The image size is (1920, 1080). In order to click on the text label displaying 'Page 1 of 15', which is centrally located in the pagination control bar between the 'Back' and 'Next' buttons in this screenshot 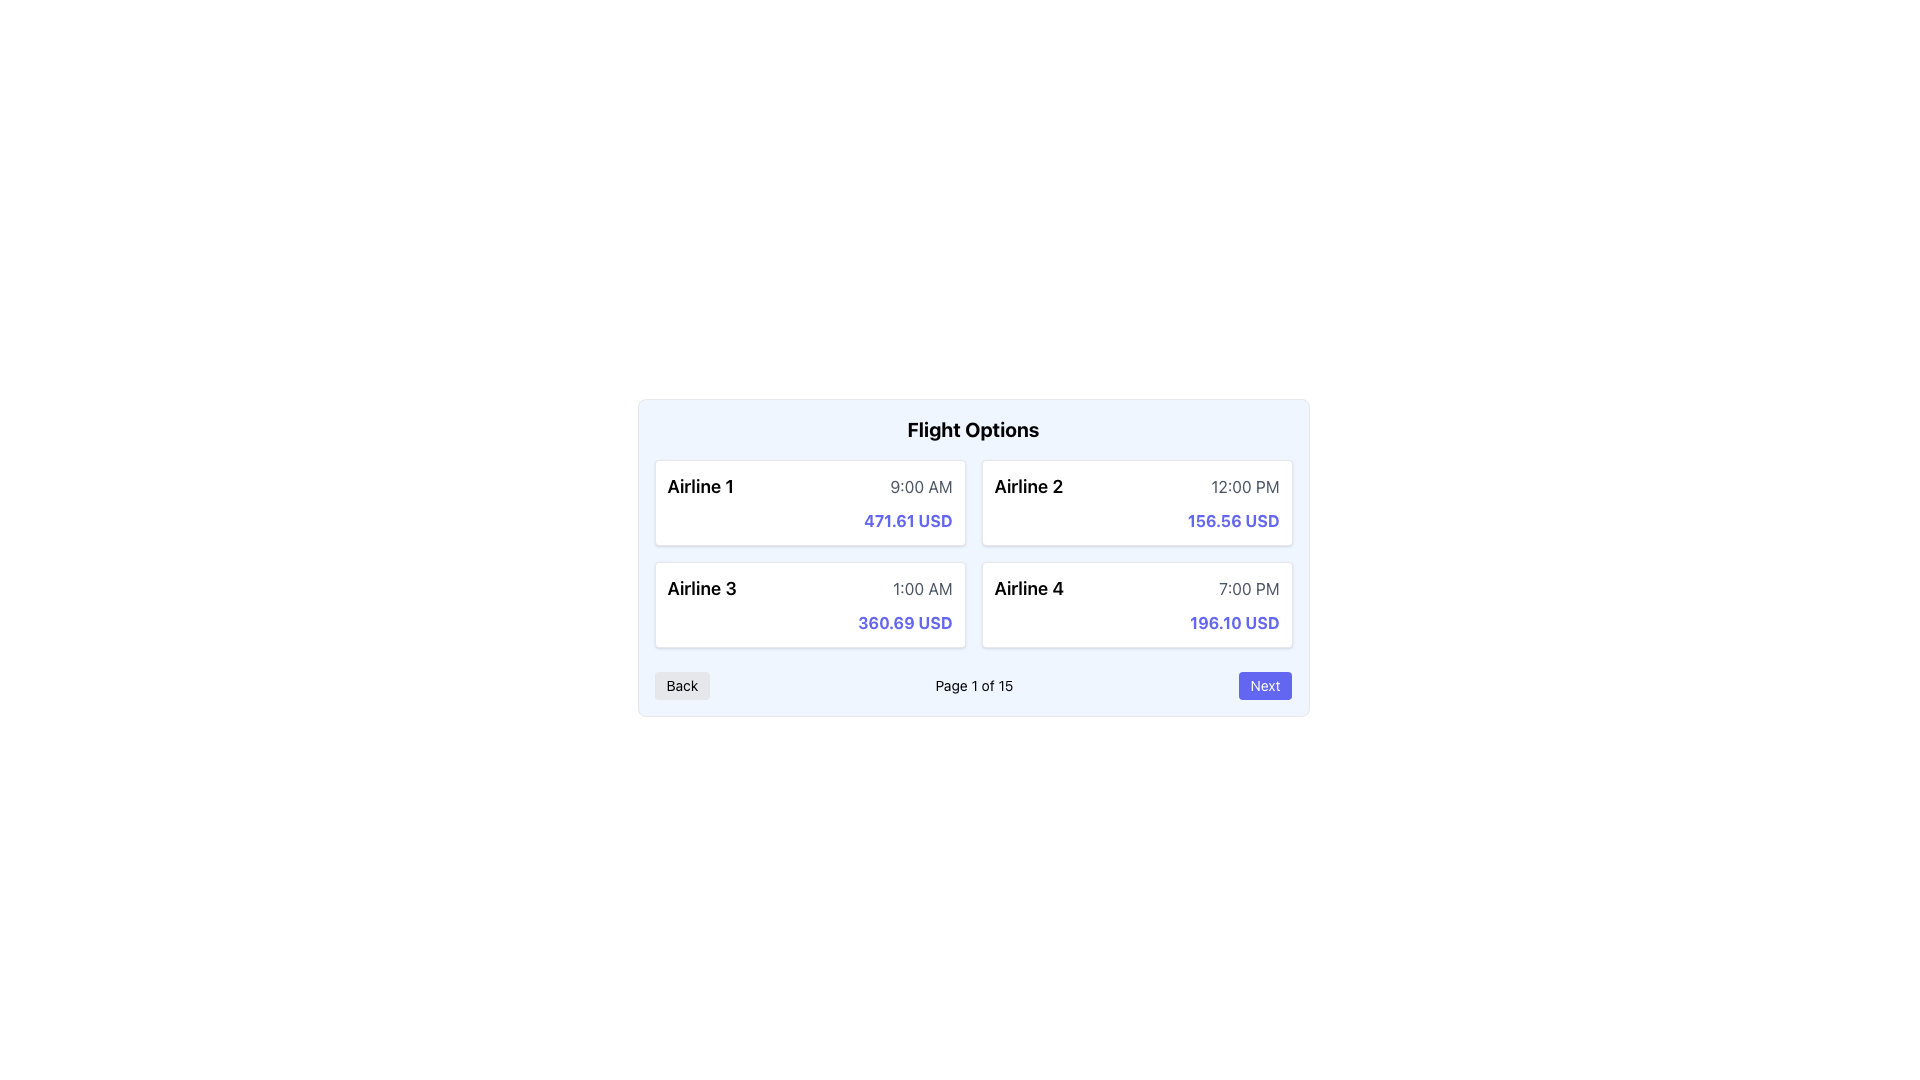, I will do `click(974, 685)`.